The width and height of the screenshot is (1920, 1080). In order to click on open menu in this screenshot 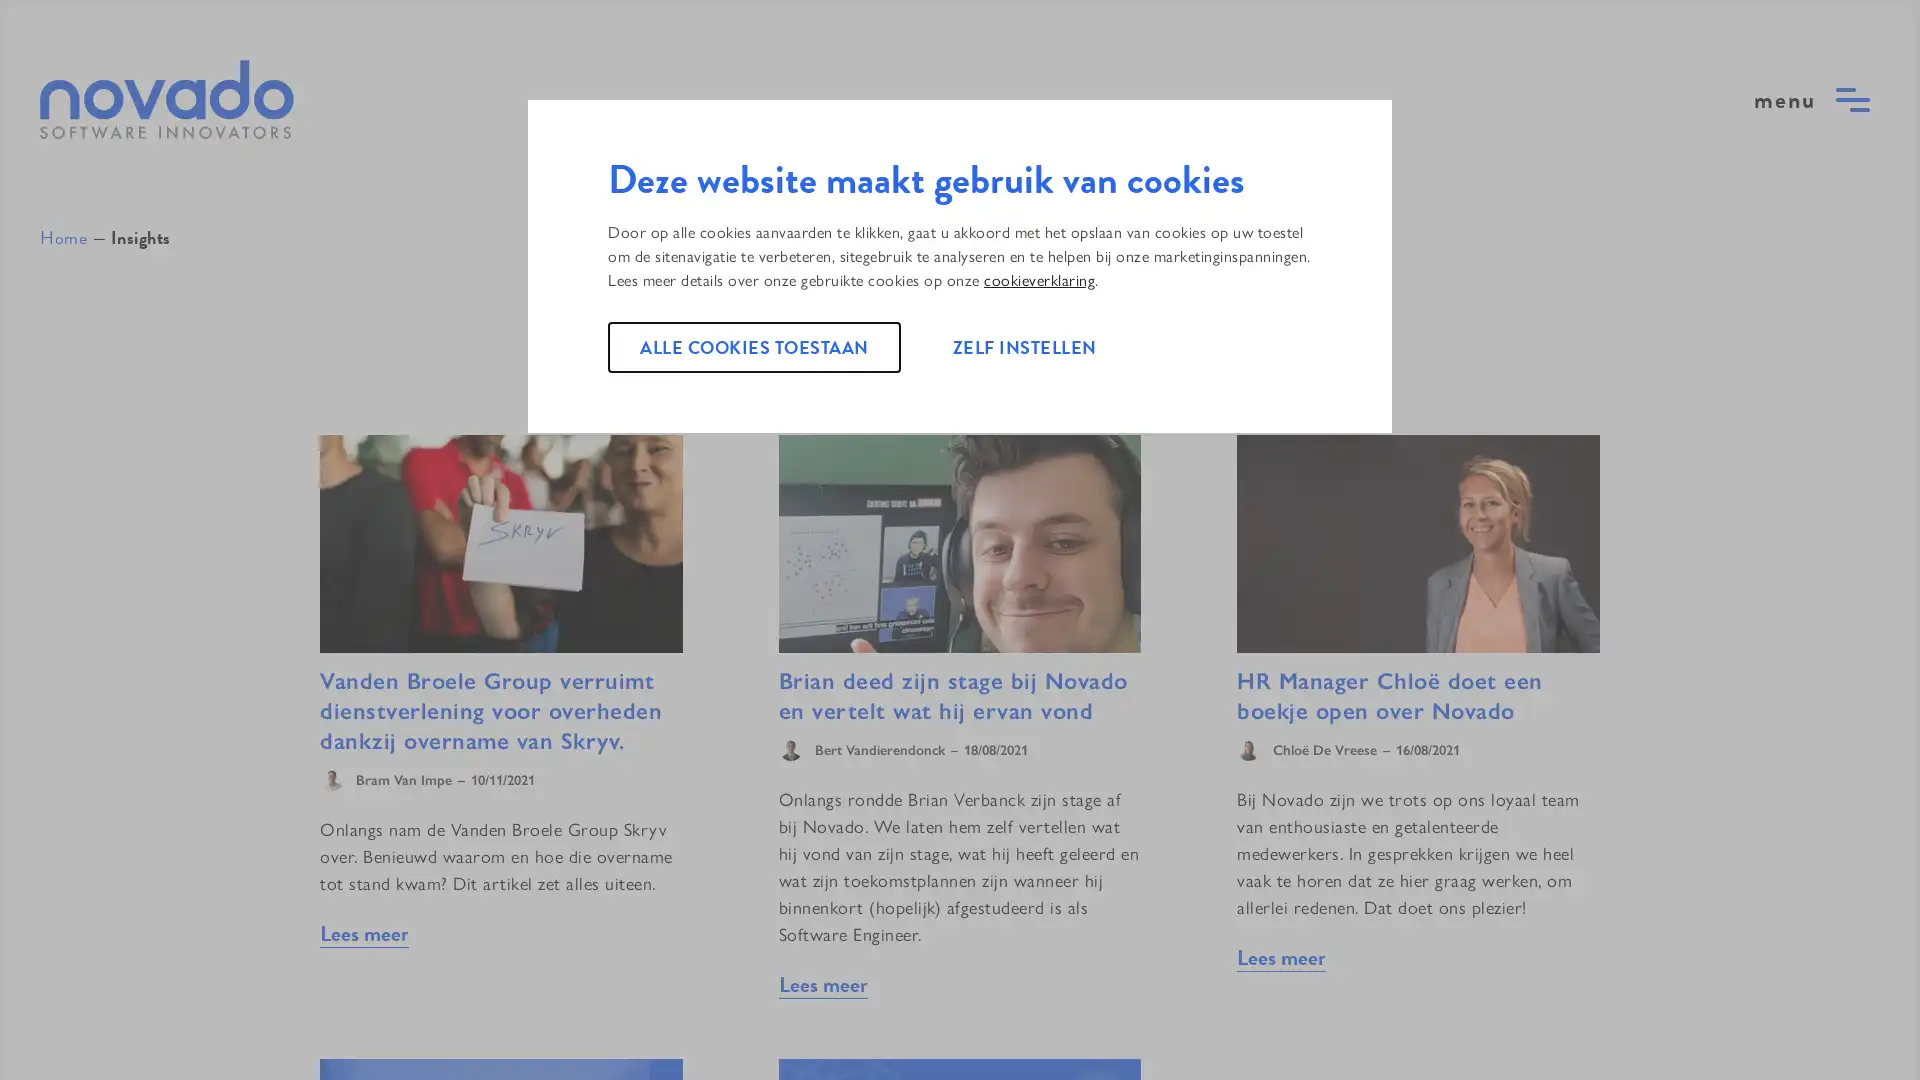, I will do `click(1811, 100)`.